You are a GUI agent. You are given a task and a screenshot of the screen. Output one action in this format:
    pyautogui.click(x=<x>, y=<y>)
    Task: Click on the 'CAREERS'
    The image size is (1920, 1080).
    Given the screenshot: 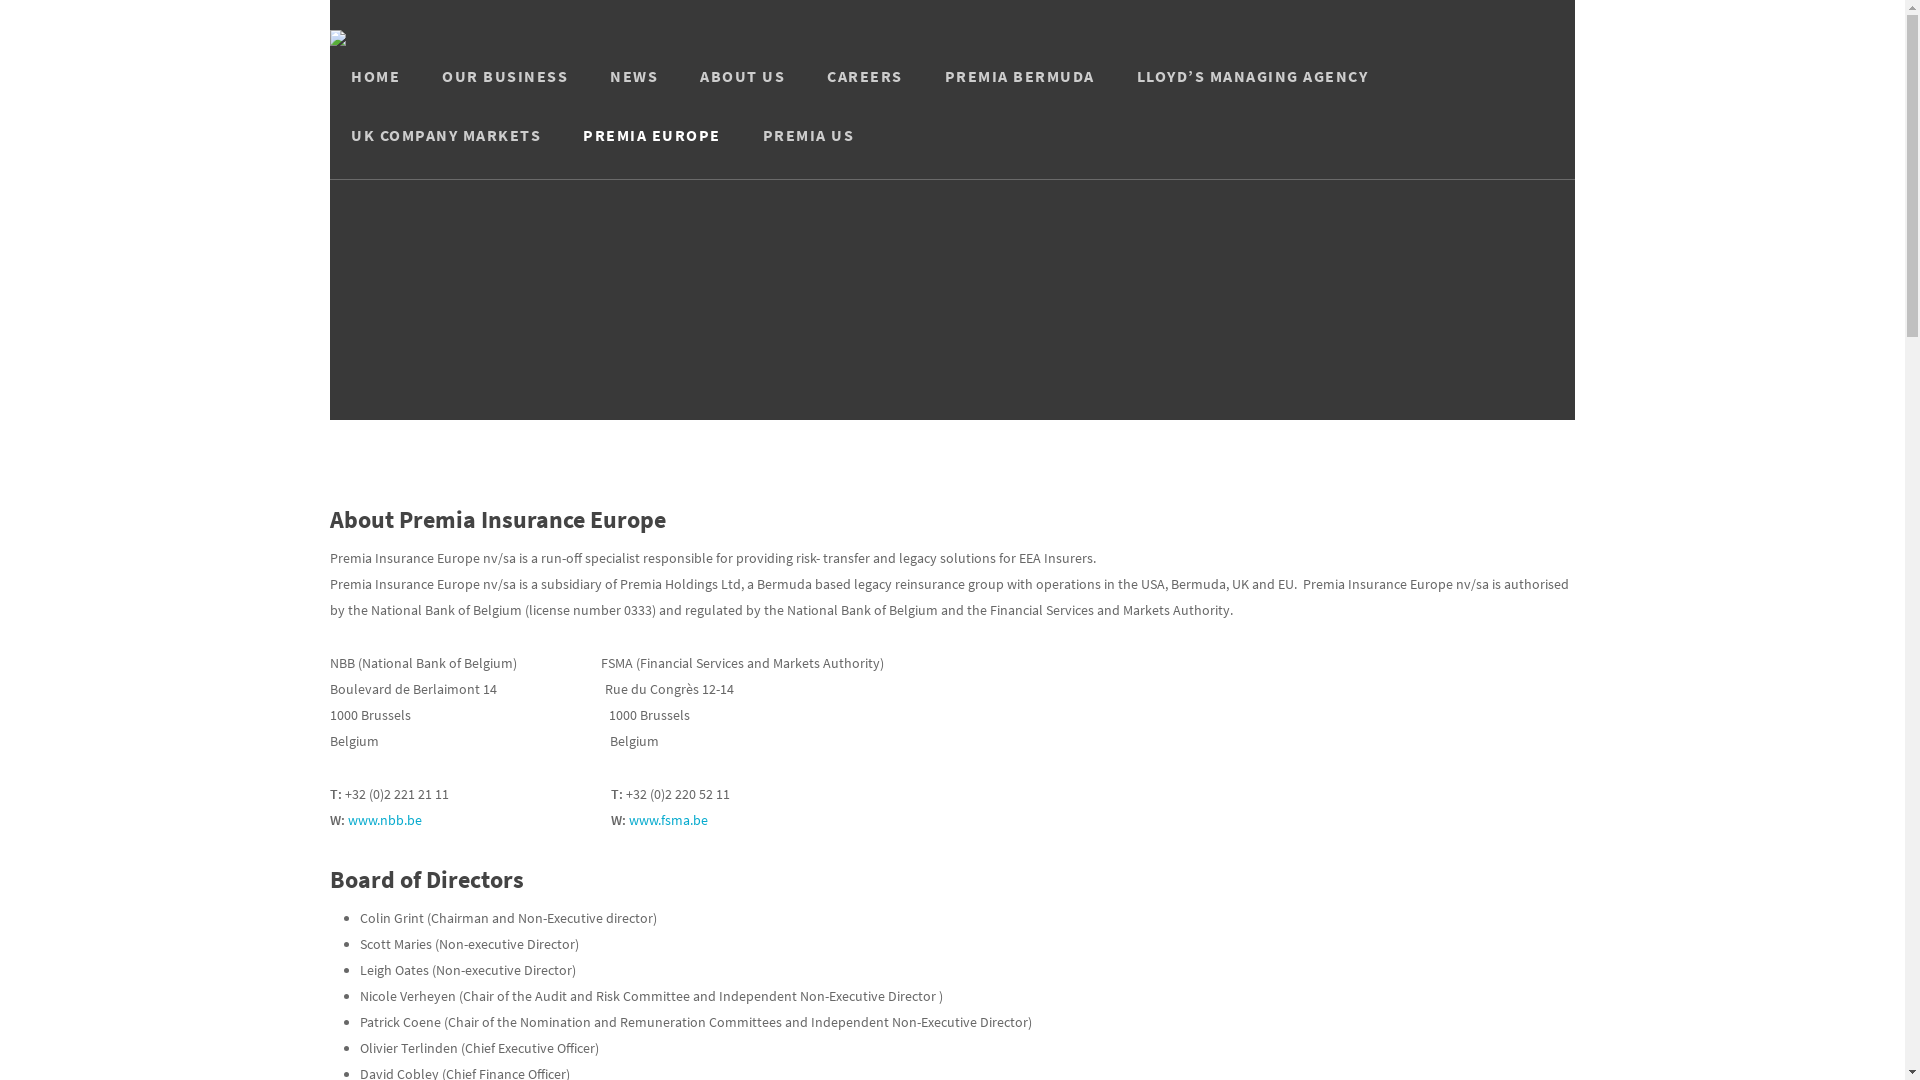 What is the action you would take?
    pyautogui.click(x=864, y=91)
    